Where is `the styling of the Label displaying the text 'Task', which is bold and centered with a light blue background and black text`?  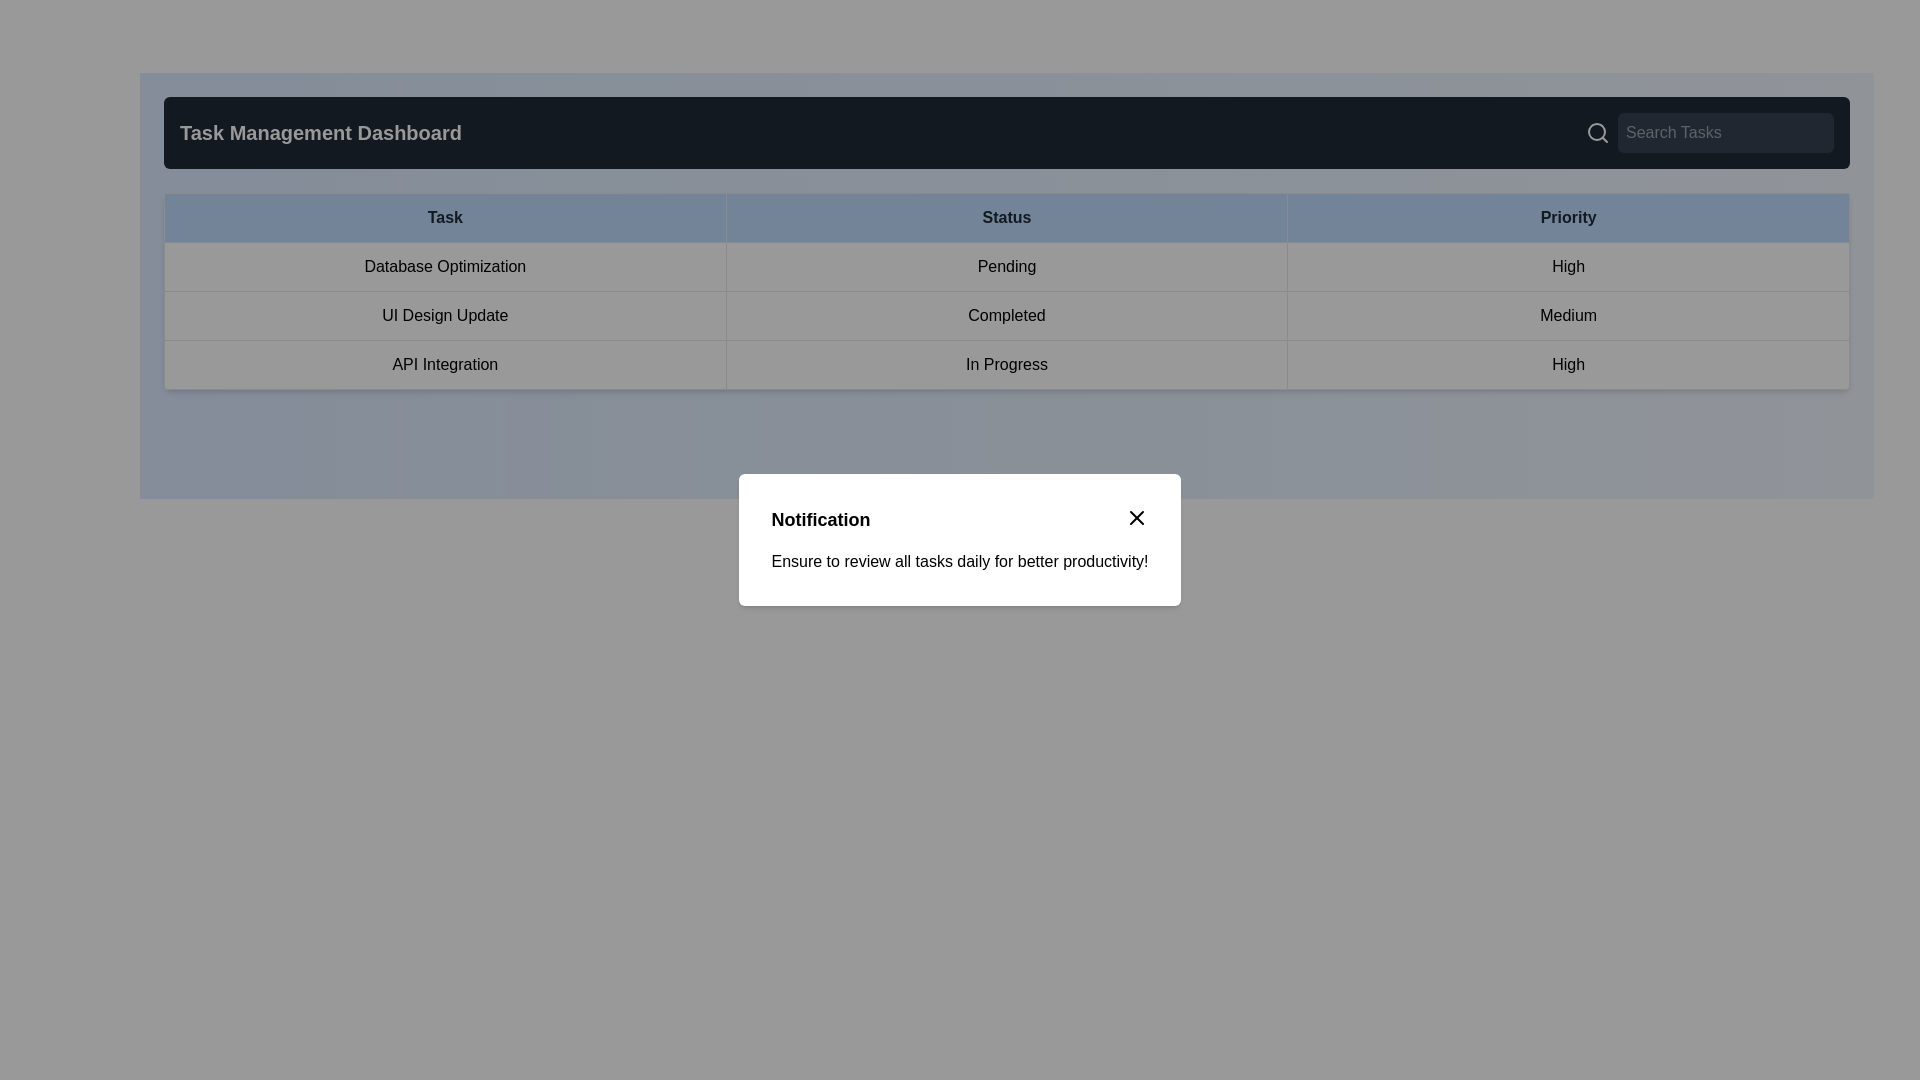 the styling of the Label displaying the text 'Task', which is bold and centered with a light blue background and black text is located at coordinates (444, 218).